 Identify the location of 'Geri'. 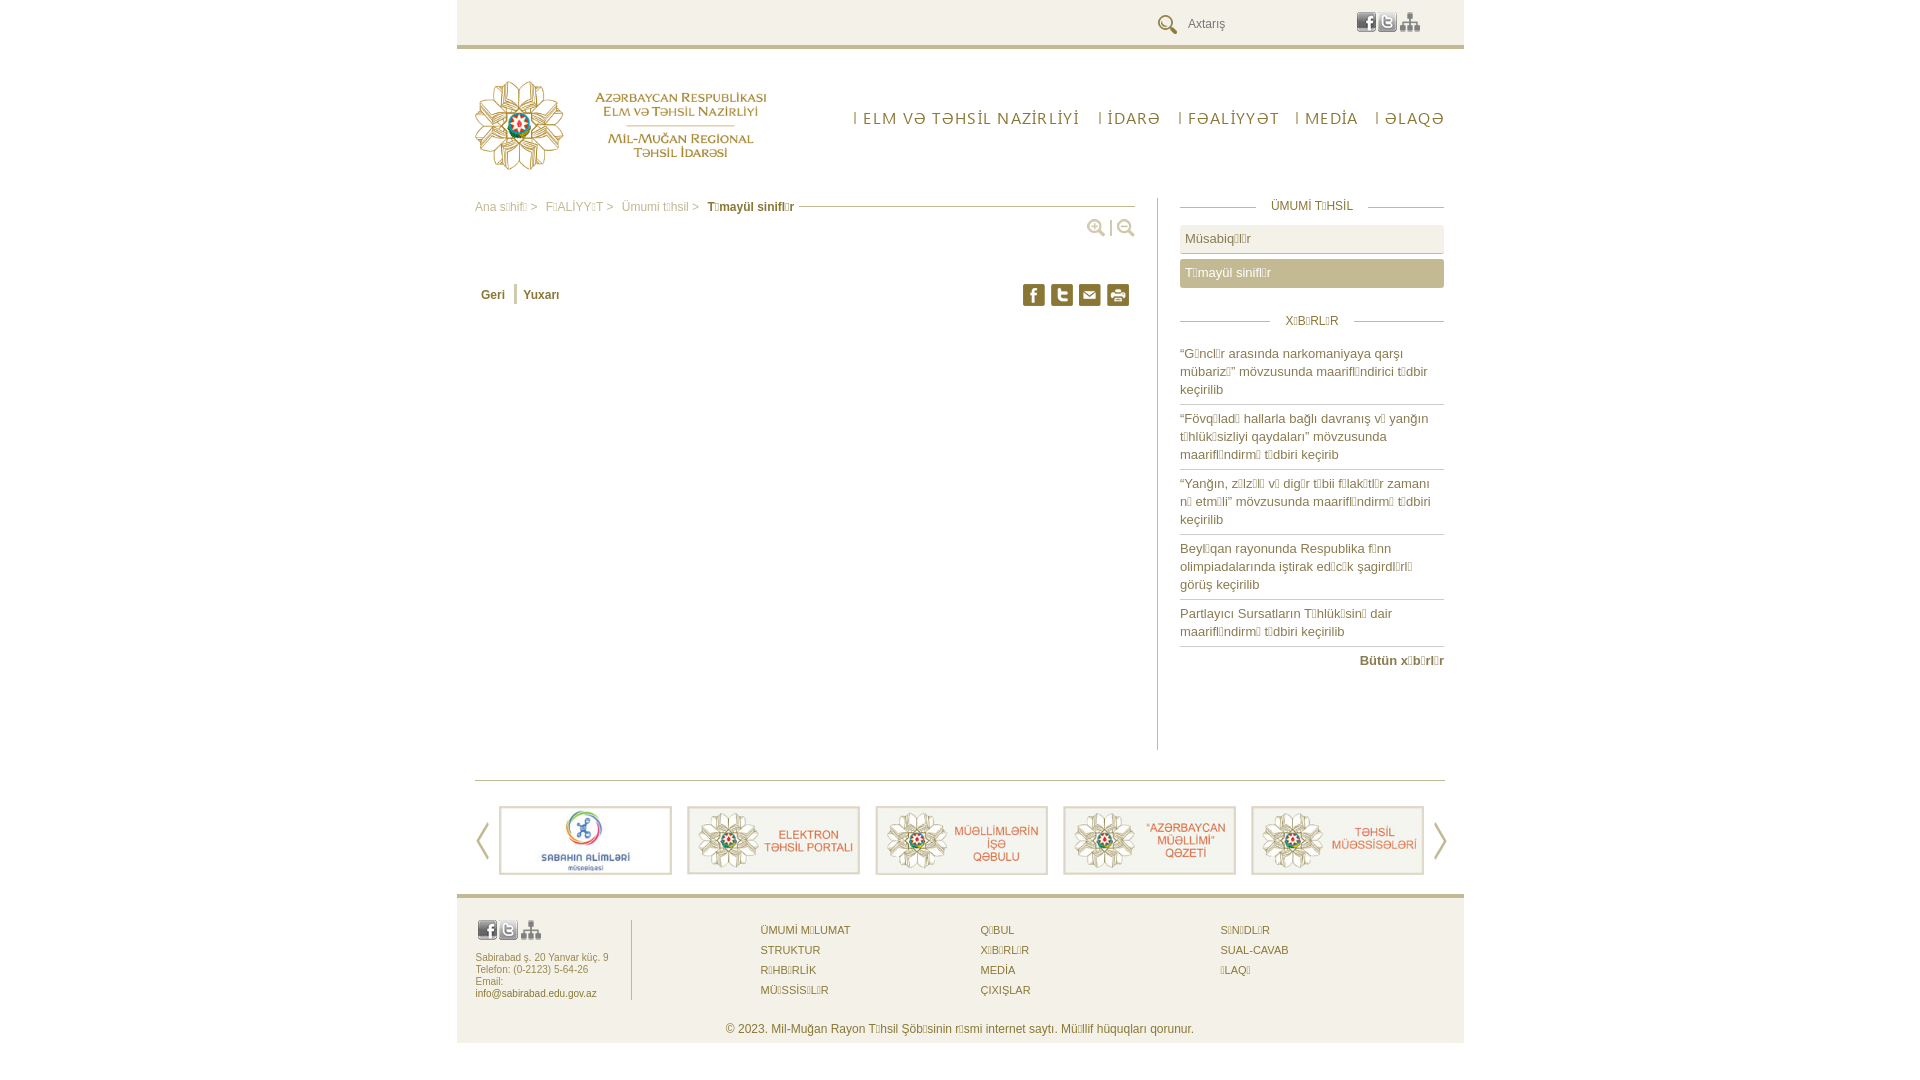
(495, 293).